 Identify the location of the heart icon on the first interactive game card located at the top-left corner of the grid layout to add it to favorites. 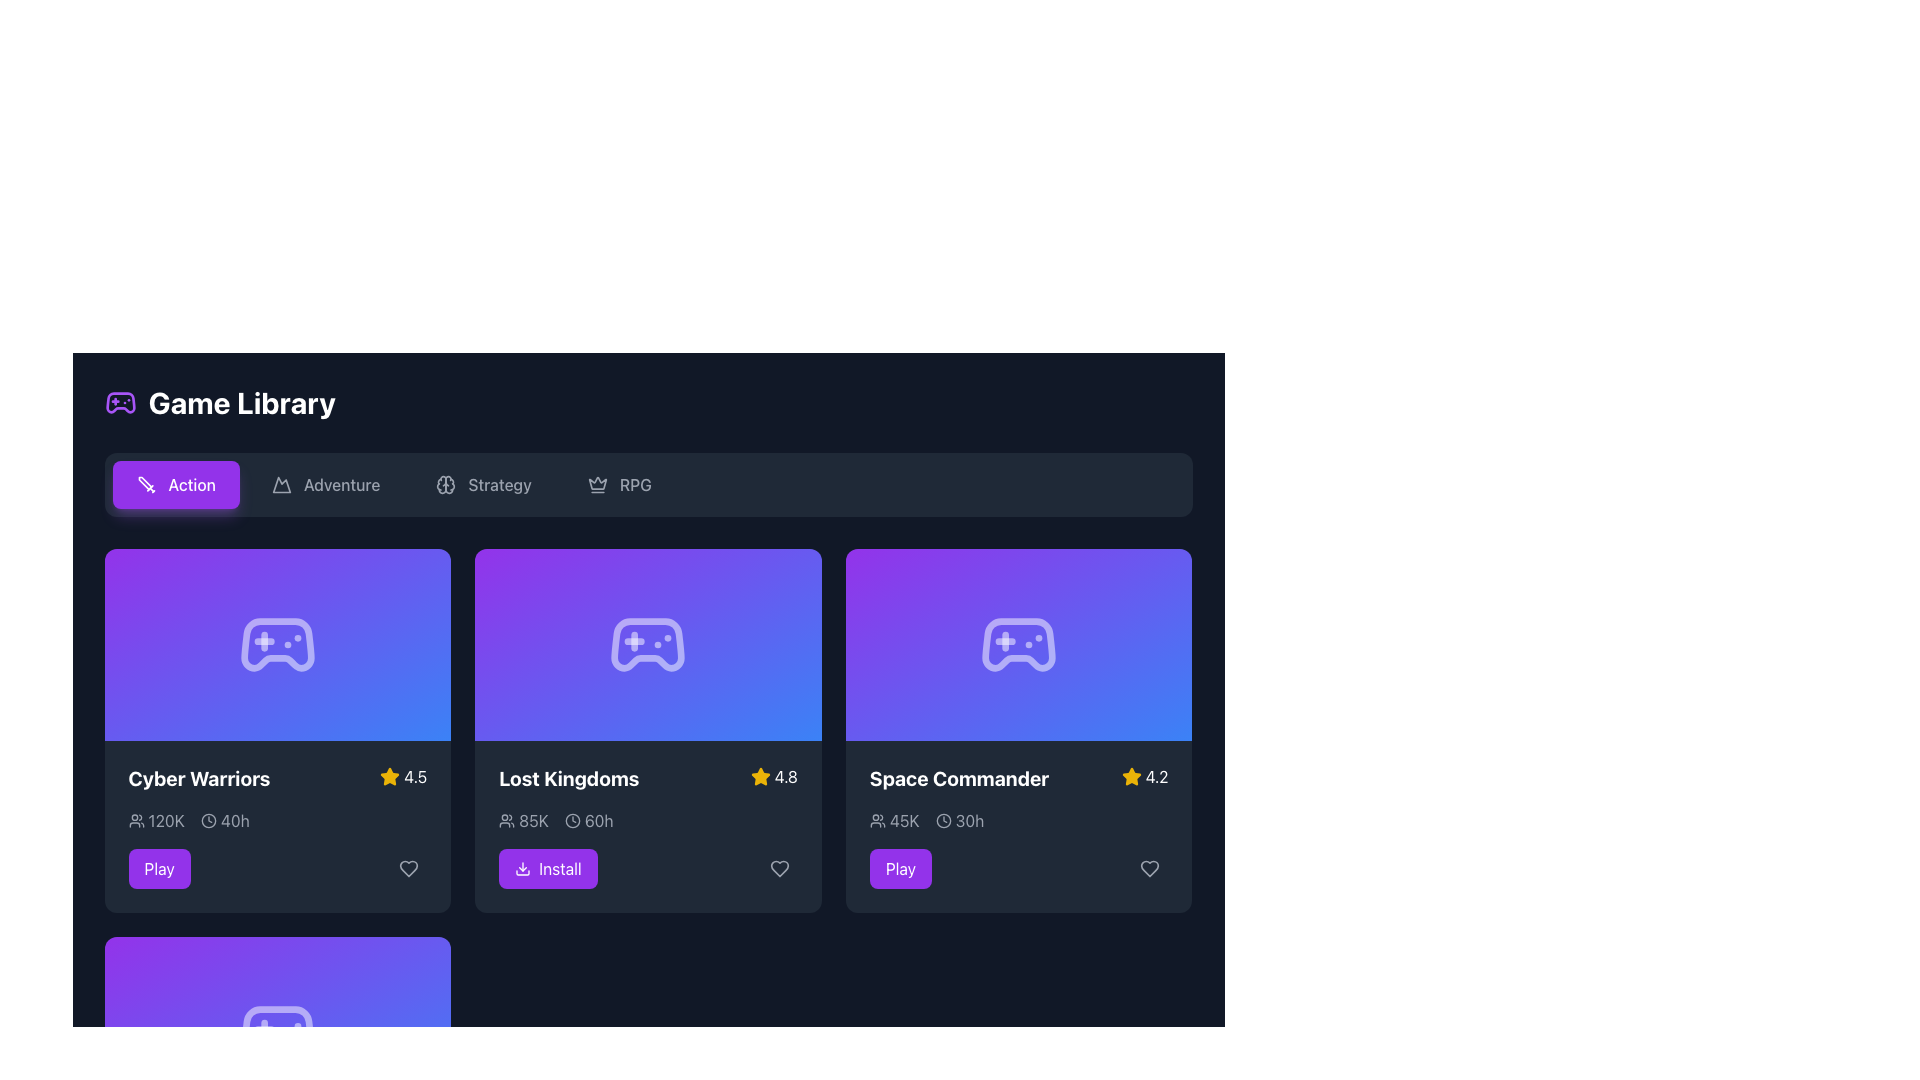
(276, 731).